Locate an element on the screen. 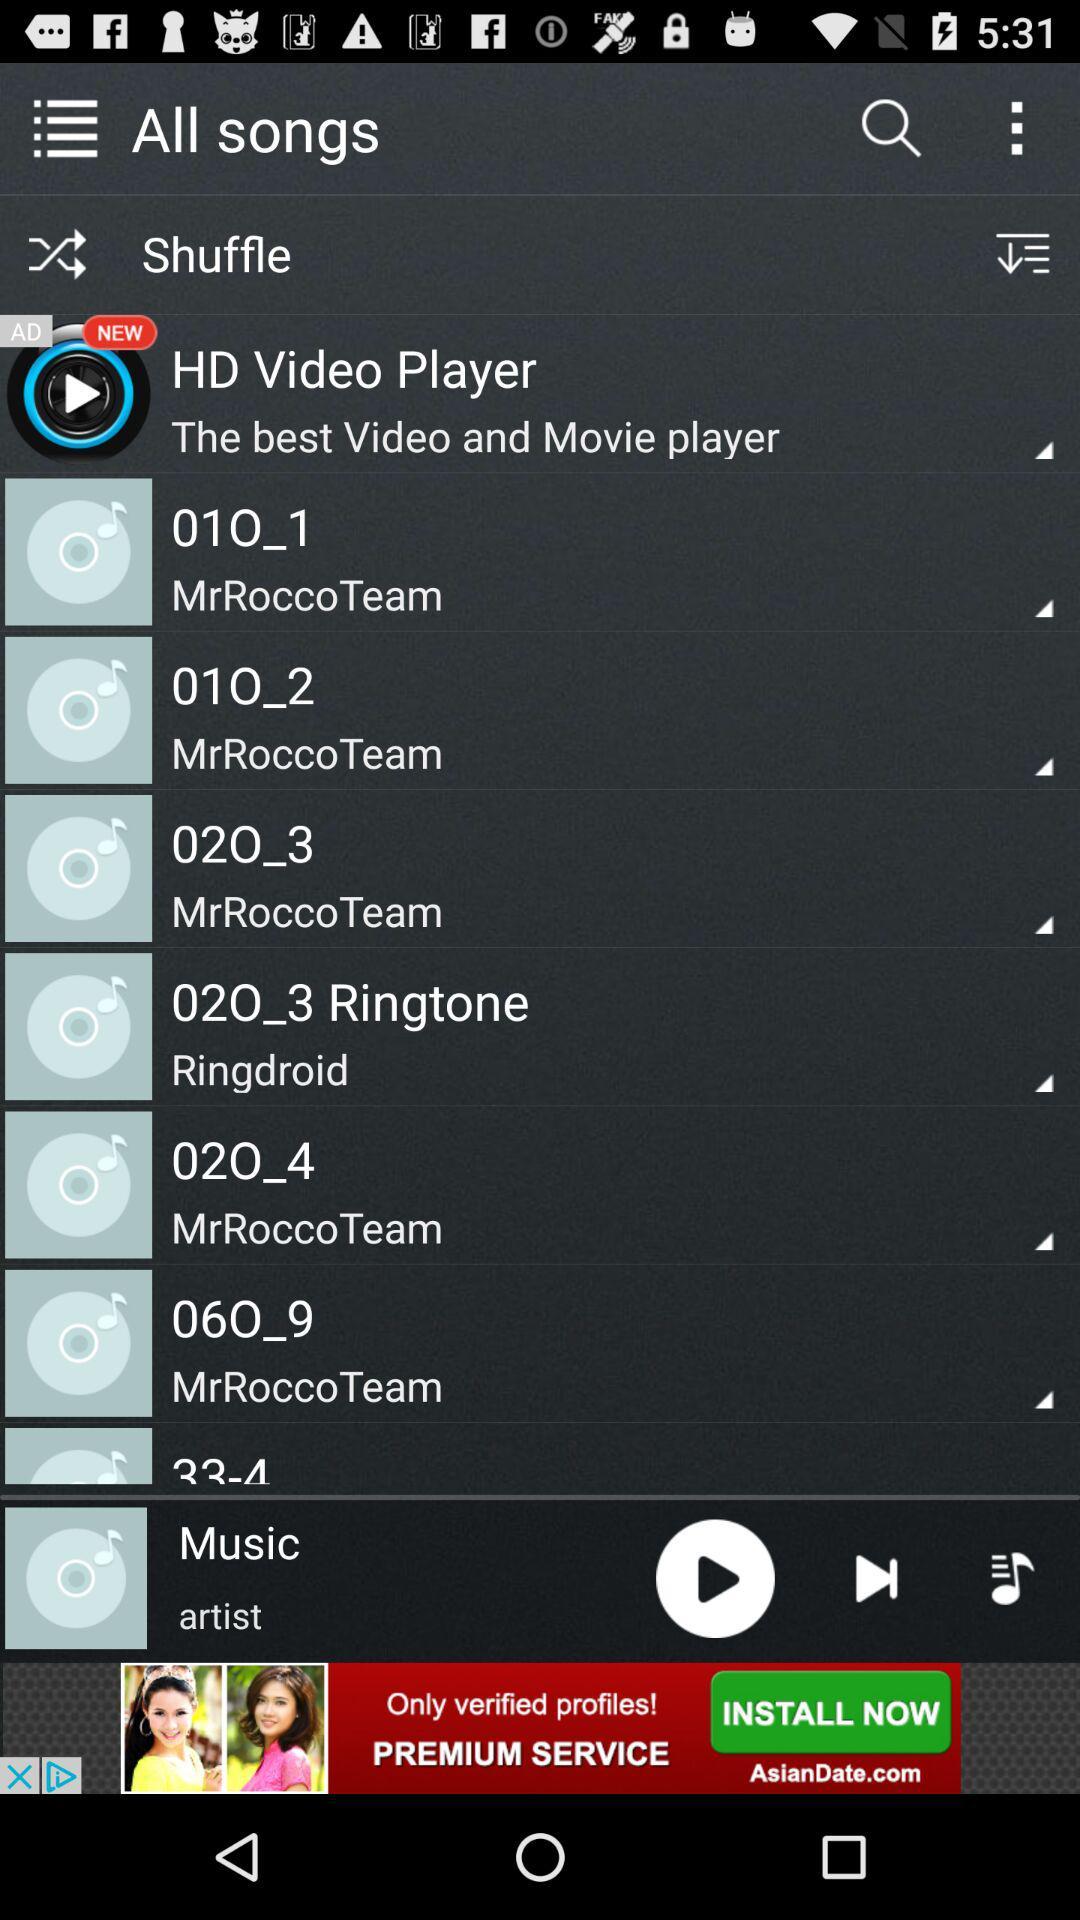  the skip_next icon is located at coordinates (875, 1688).